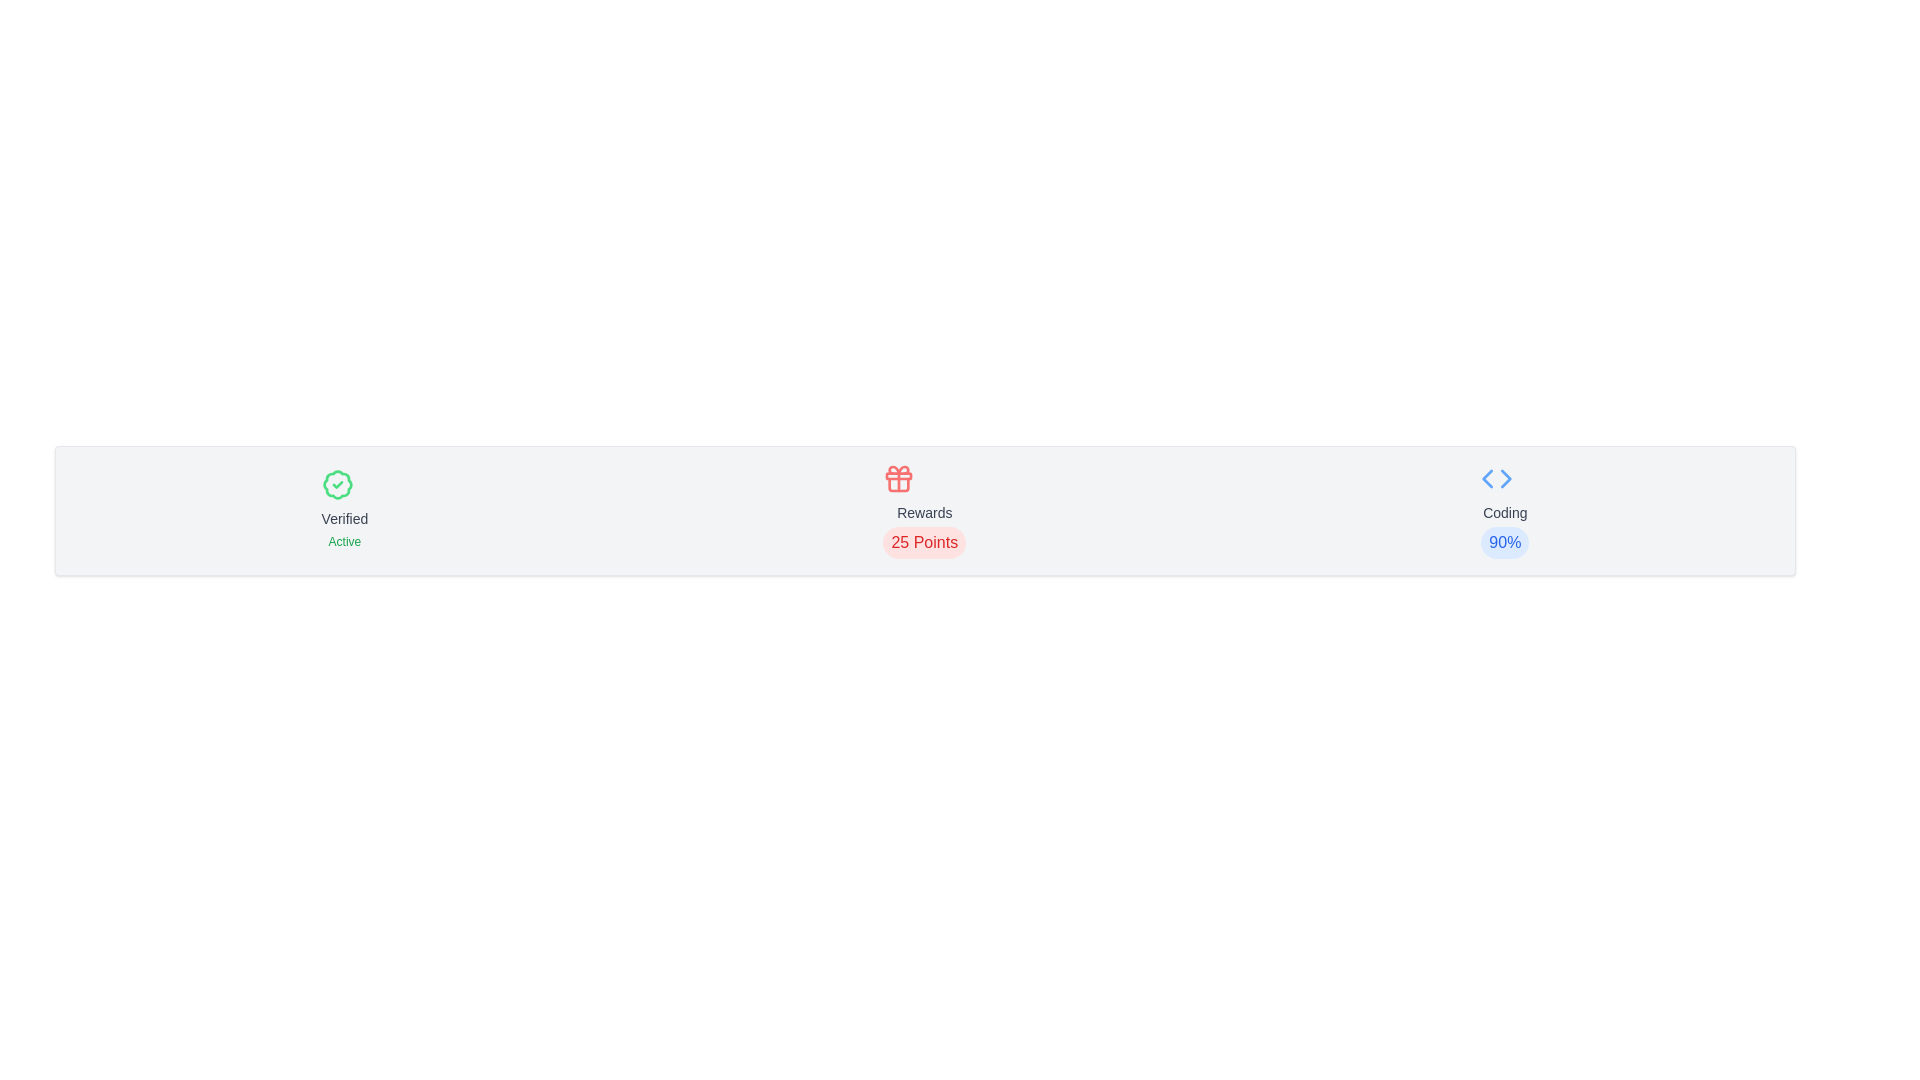 The width and height of the screenshot is (1920, 1080). I want to click on the 'Rewards' icon, which visually represents the concept of rewards and is located centrally above the text '25 Points', so click(898, 478).